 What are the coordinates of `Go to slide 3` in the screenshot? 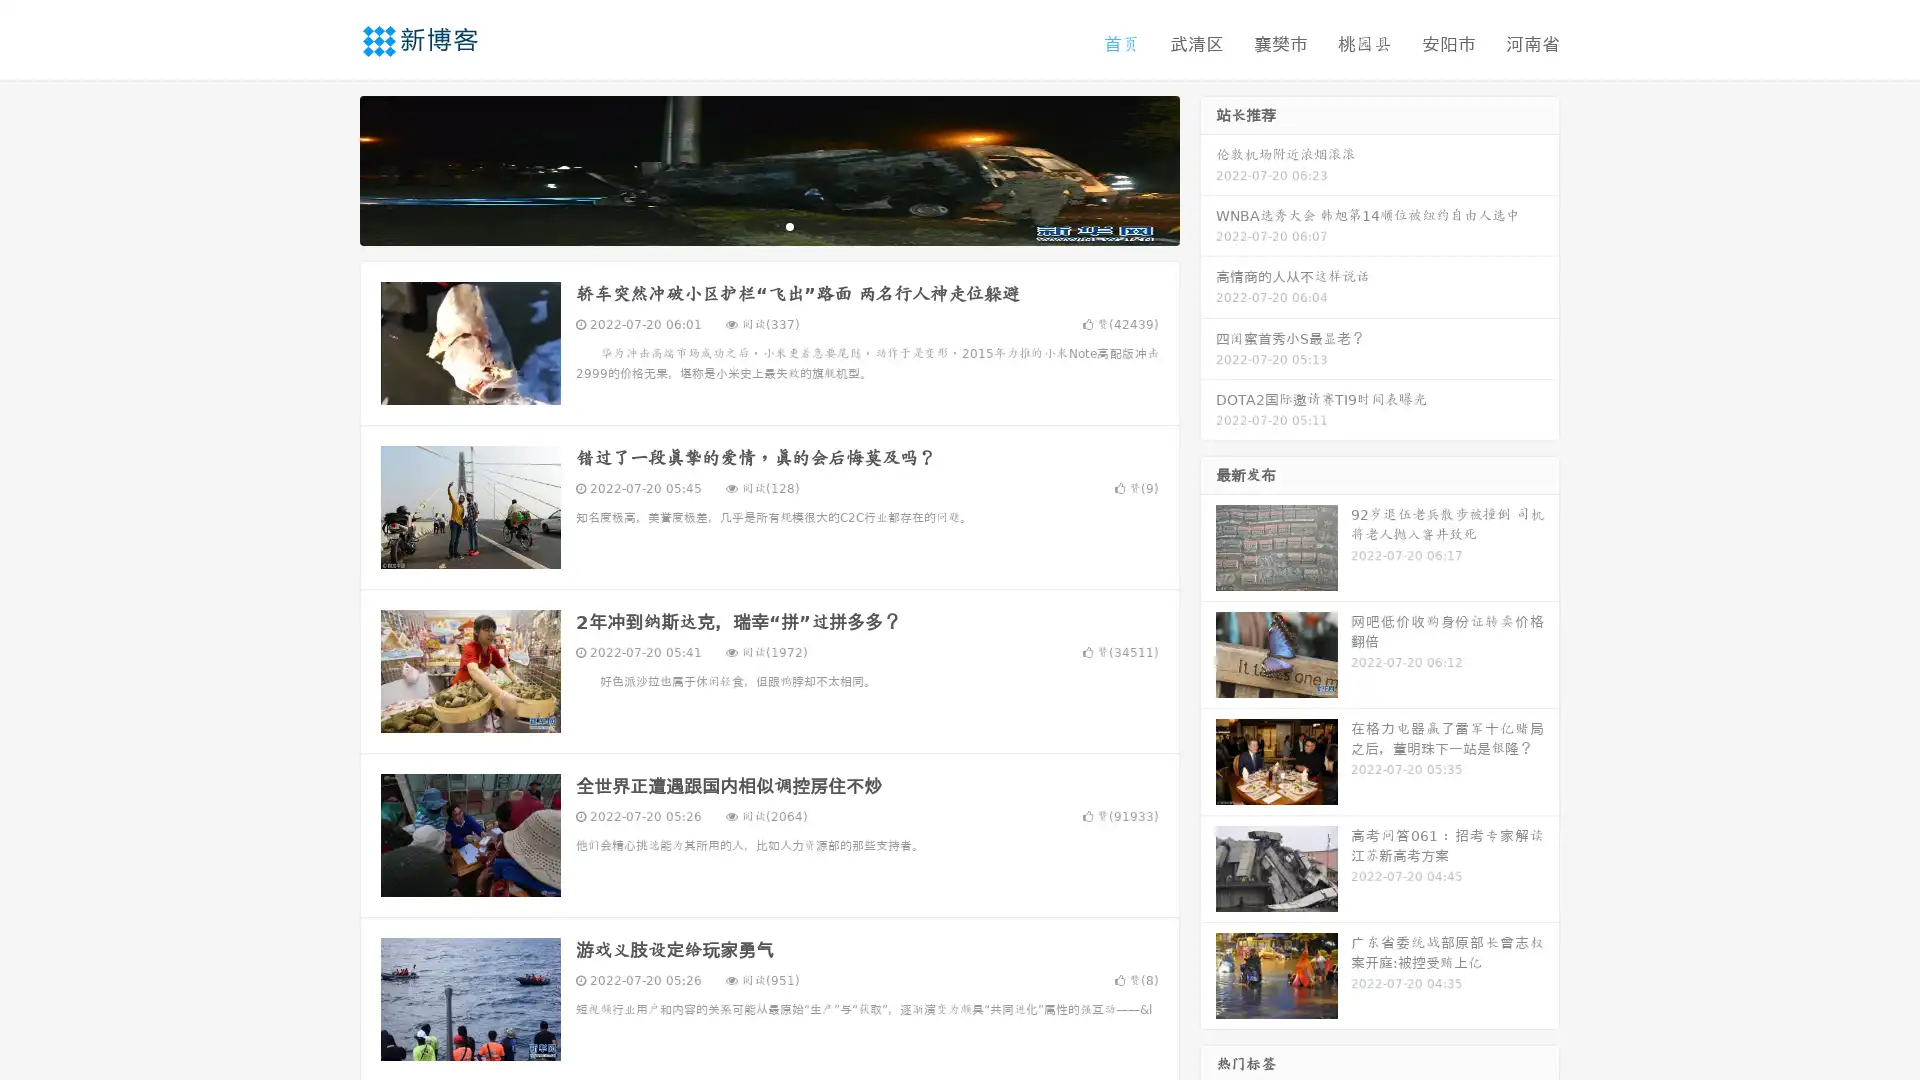 It's located at (789, 225).